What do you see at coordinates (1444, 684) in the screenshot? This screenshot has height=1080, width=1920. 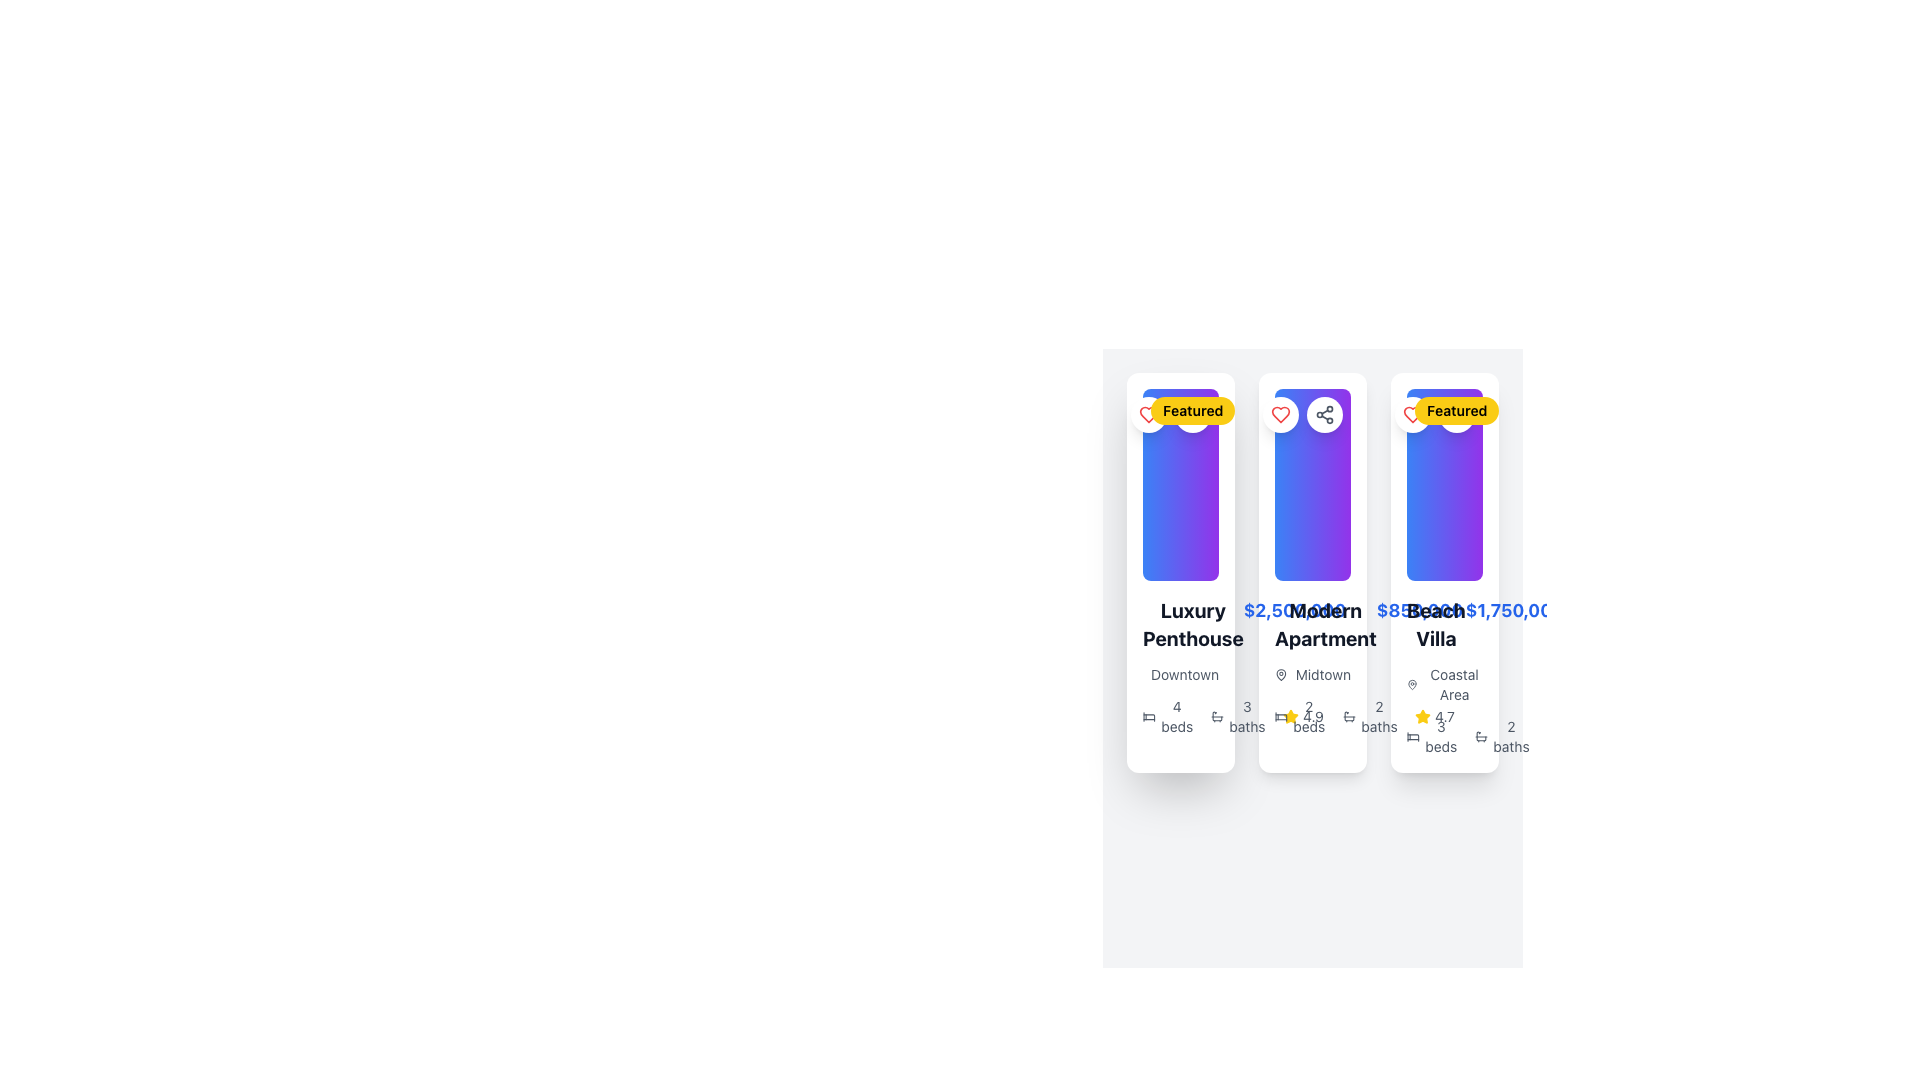 I see `the Text label with an icon that provides location information for the property listing, situated below 'Beach Villa' and '$1,750,000', and above the details about beds and baths` at bounding box center [1444, 684].